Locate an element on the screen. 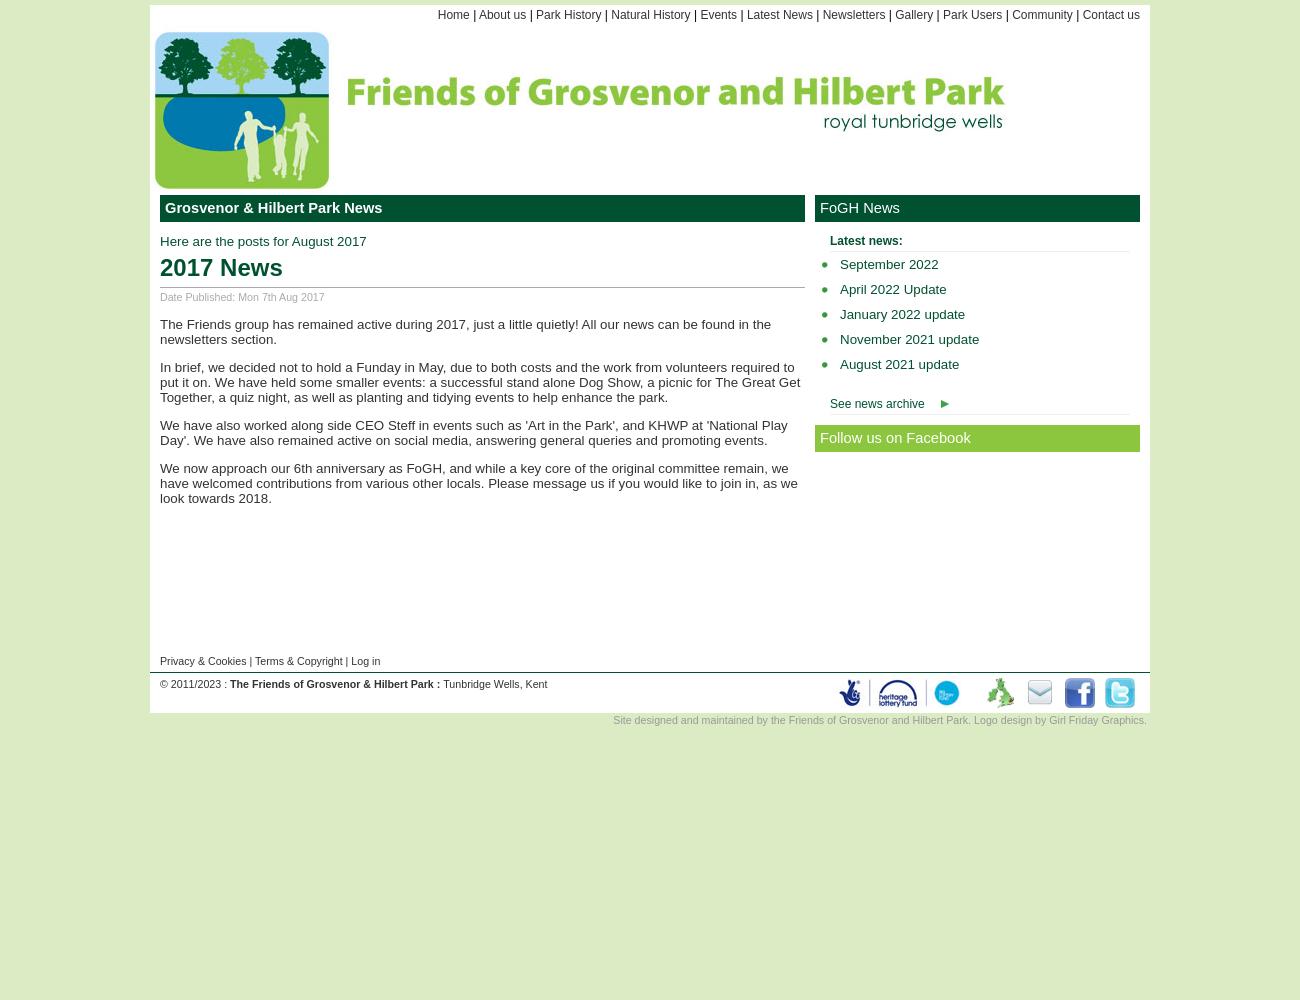 This screenshot has width=1300, height=1000. 'Park Users' is located at coordinates (943, 15).